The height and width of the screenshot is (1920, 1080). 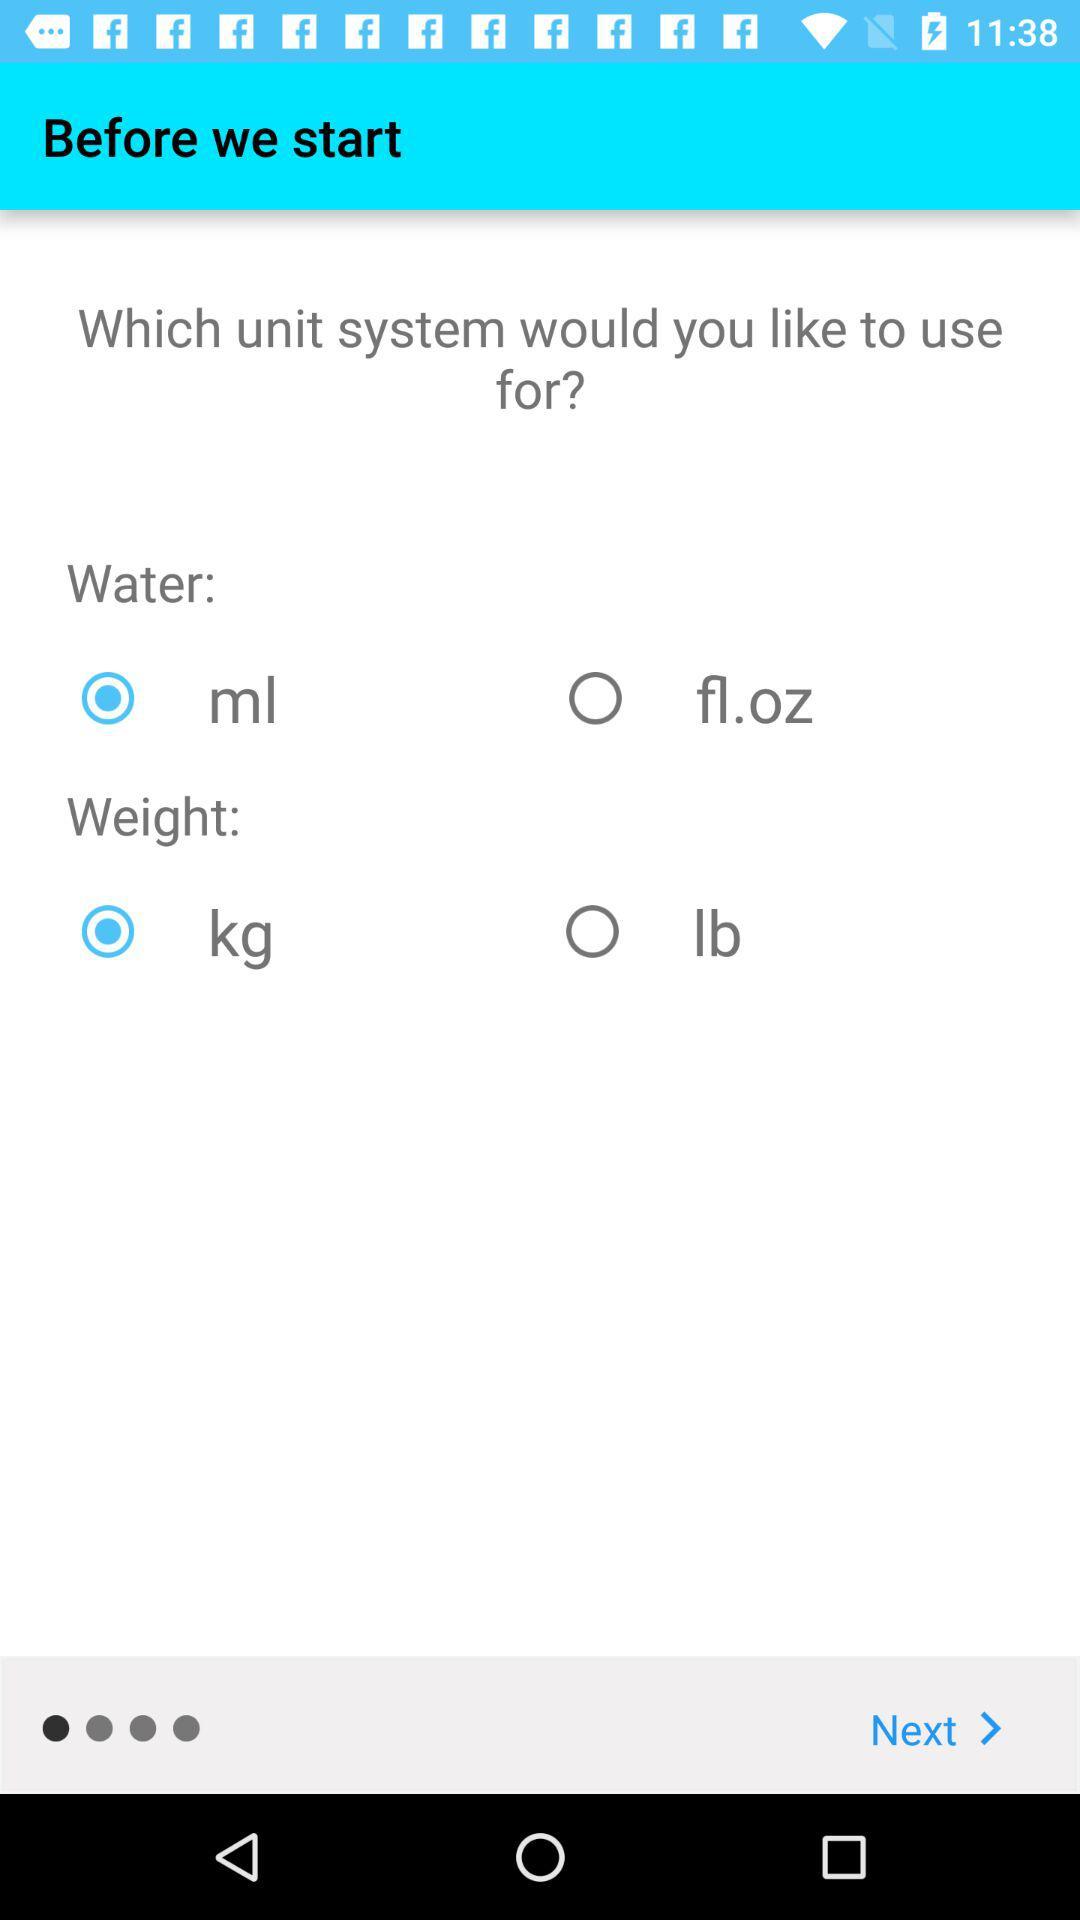 What do you see at coordinates (308, 930) in the screenshot?
I see `item next to the lb item` at bounding box center [308, 930].